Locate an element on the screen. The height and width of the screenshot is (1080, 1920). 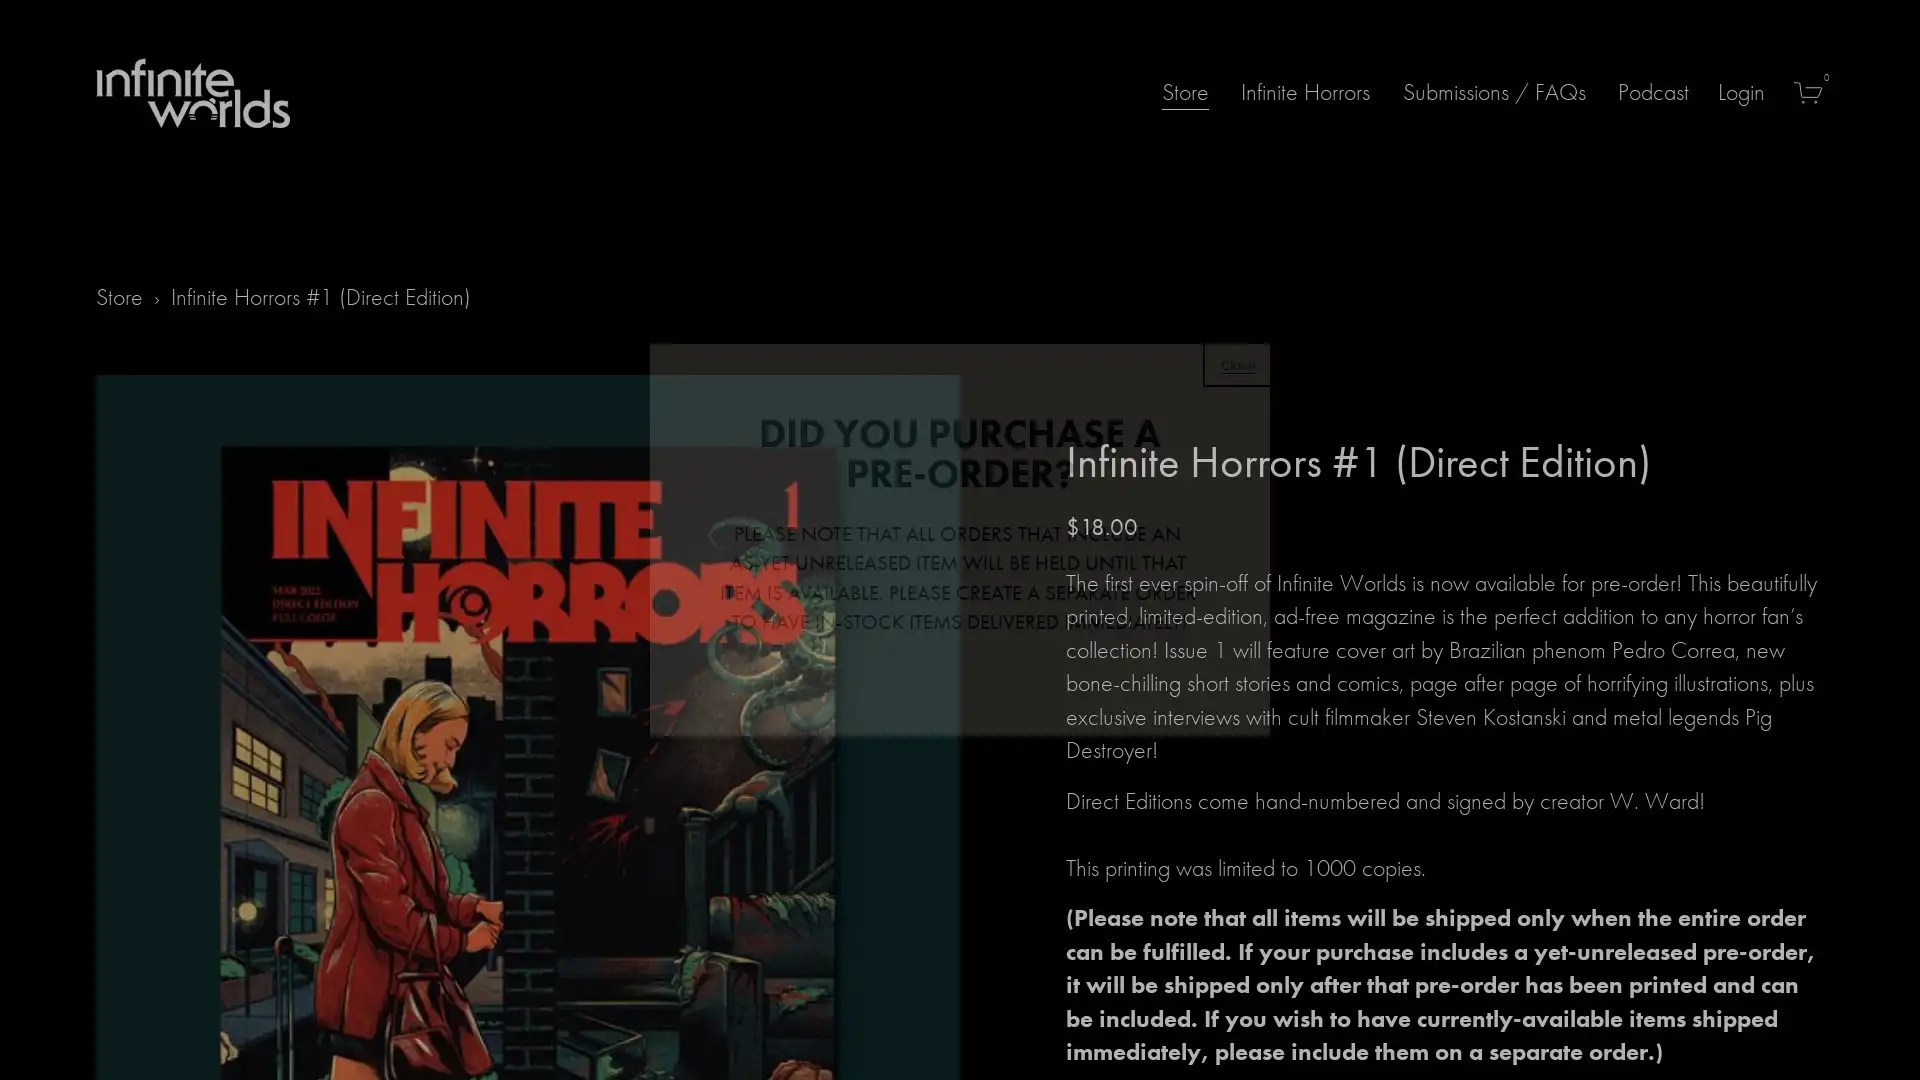
Close is located at coordinates (1237, 362).